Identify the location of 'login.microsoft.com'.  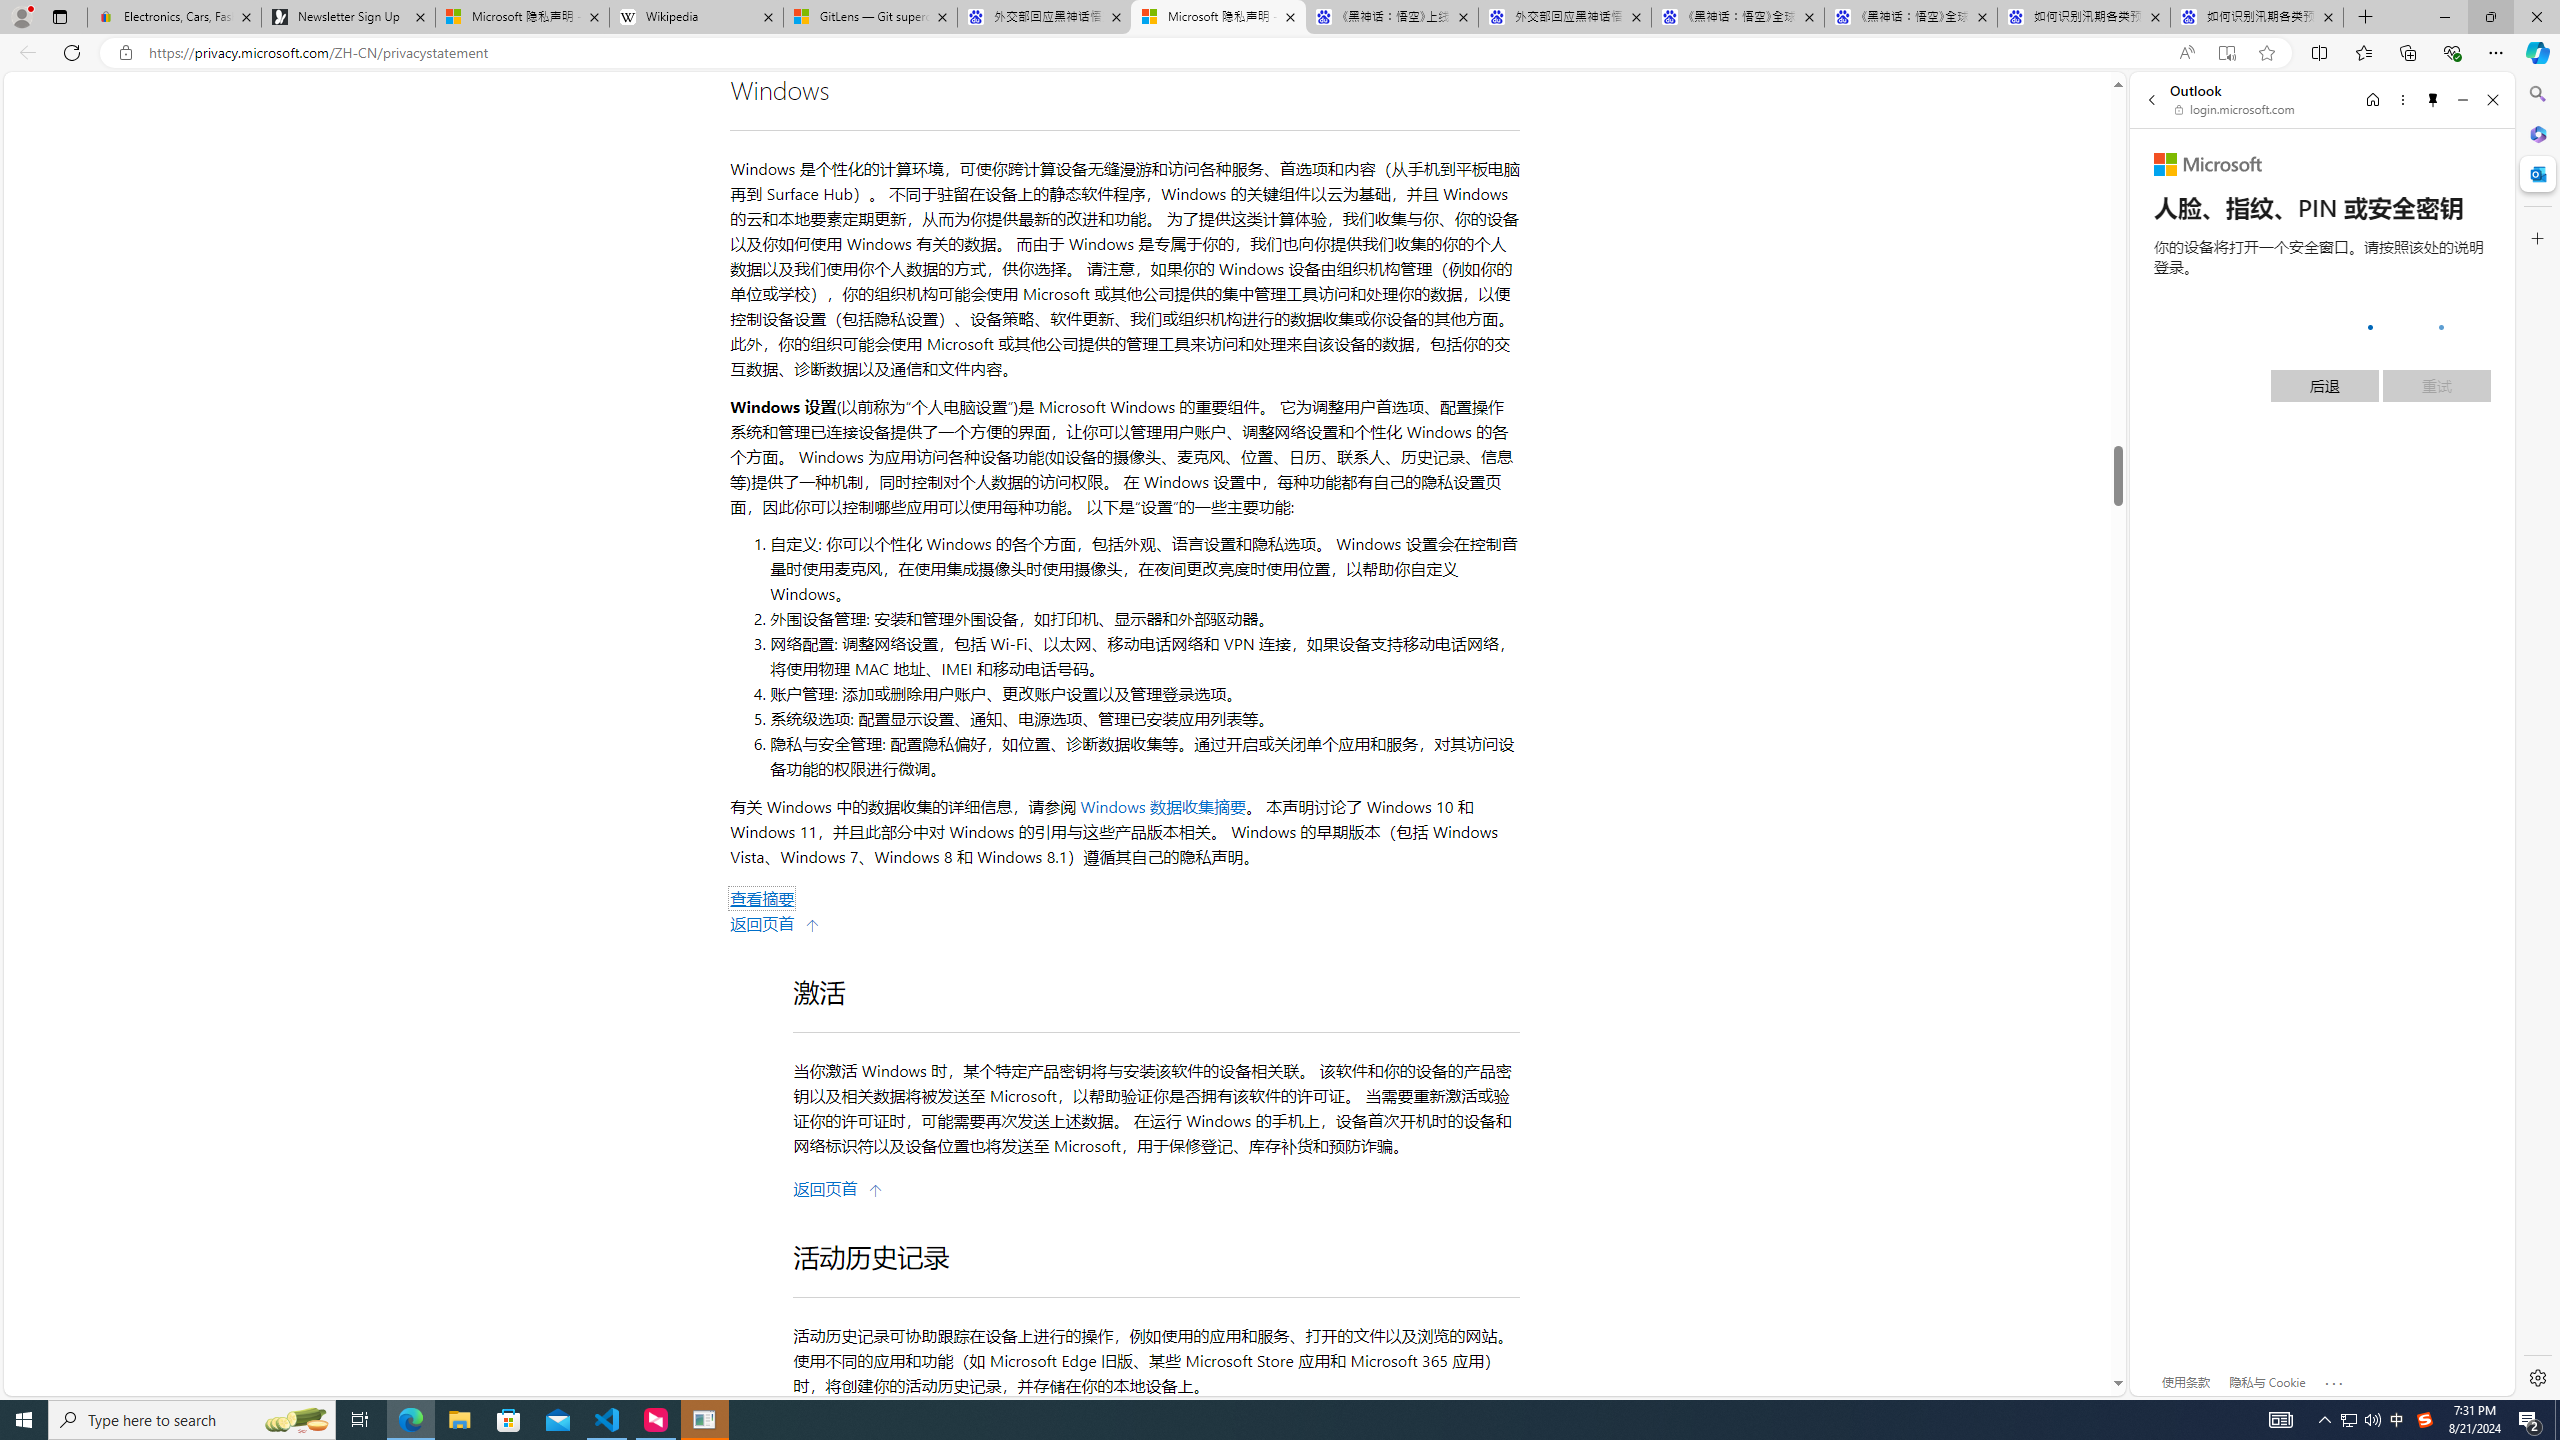
(2235, 108).